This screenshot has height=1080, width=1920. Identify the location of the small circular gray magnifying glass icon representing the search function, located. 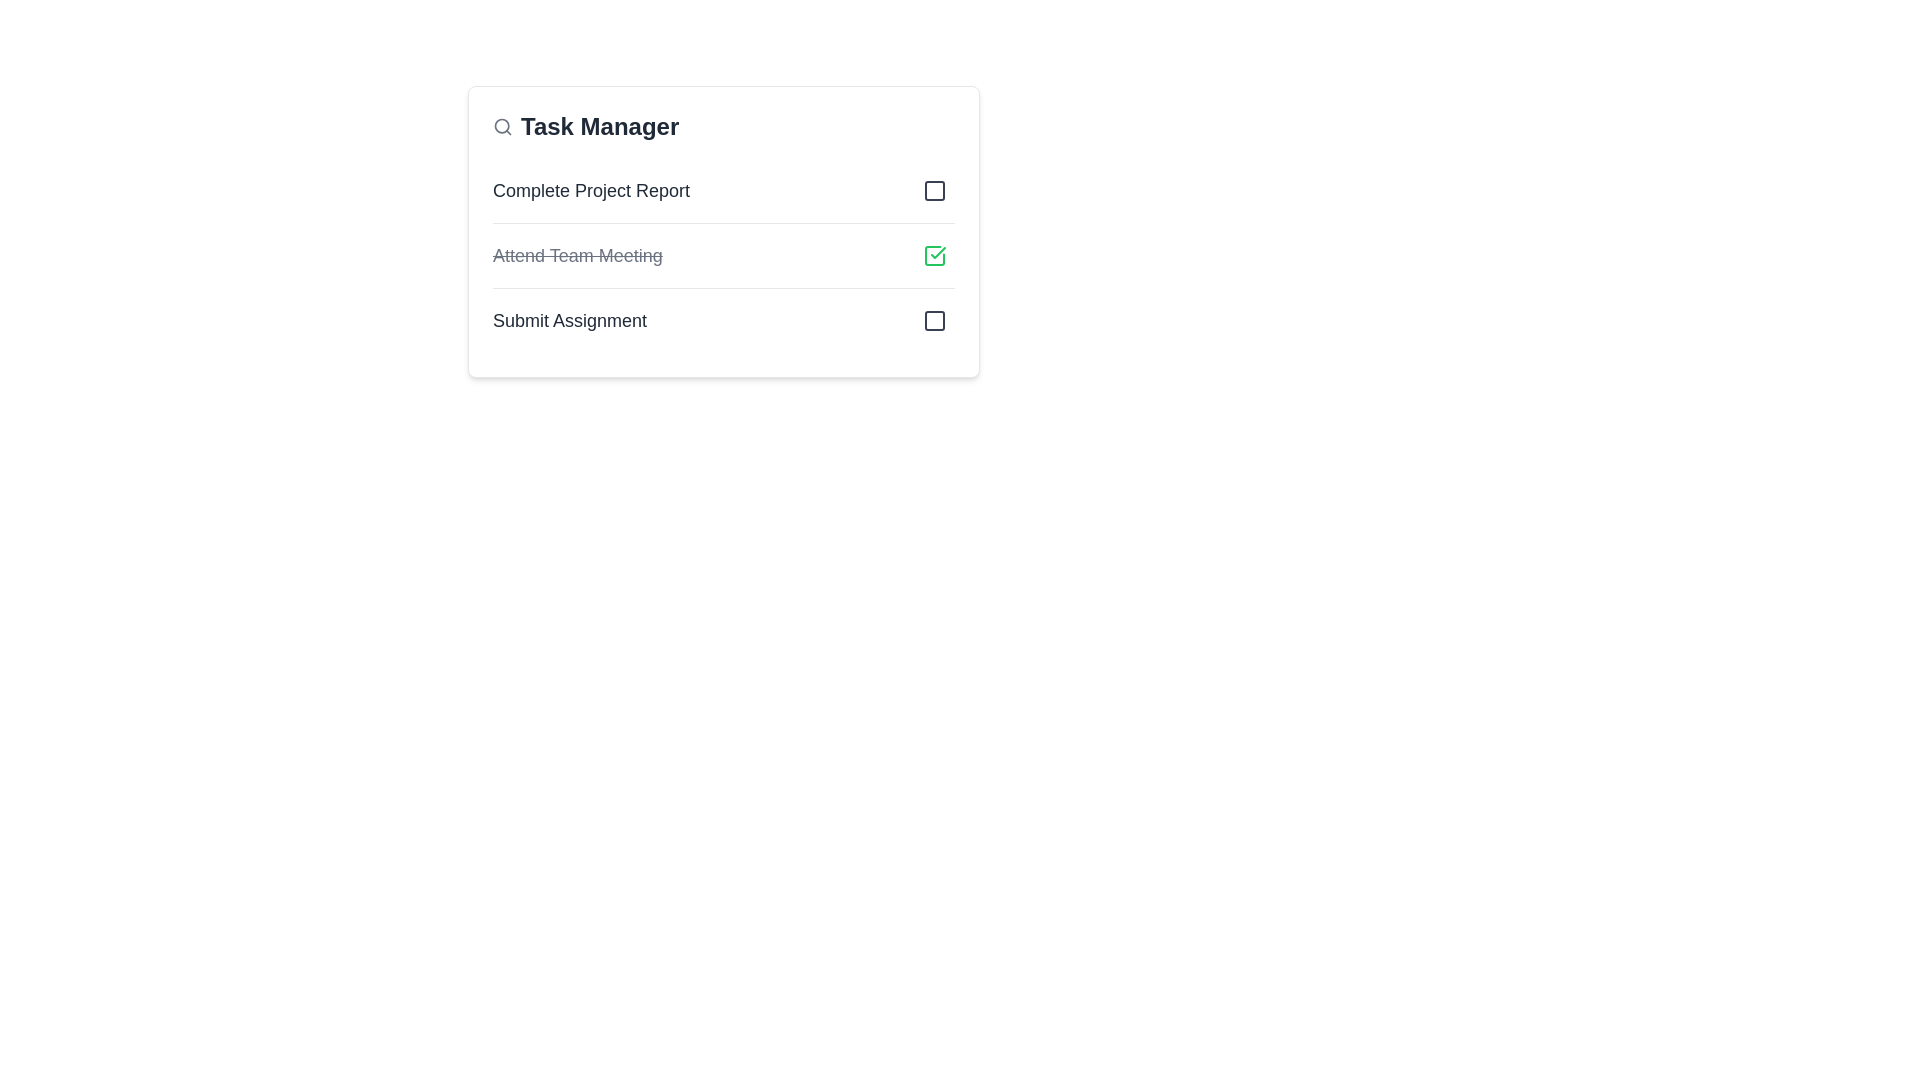
(503, 127).